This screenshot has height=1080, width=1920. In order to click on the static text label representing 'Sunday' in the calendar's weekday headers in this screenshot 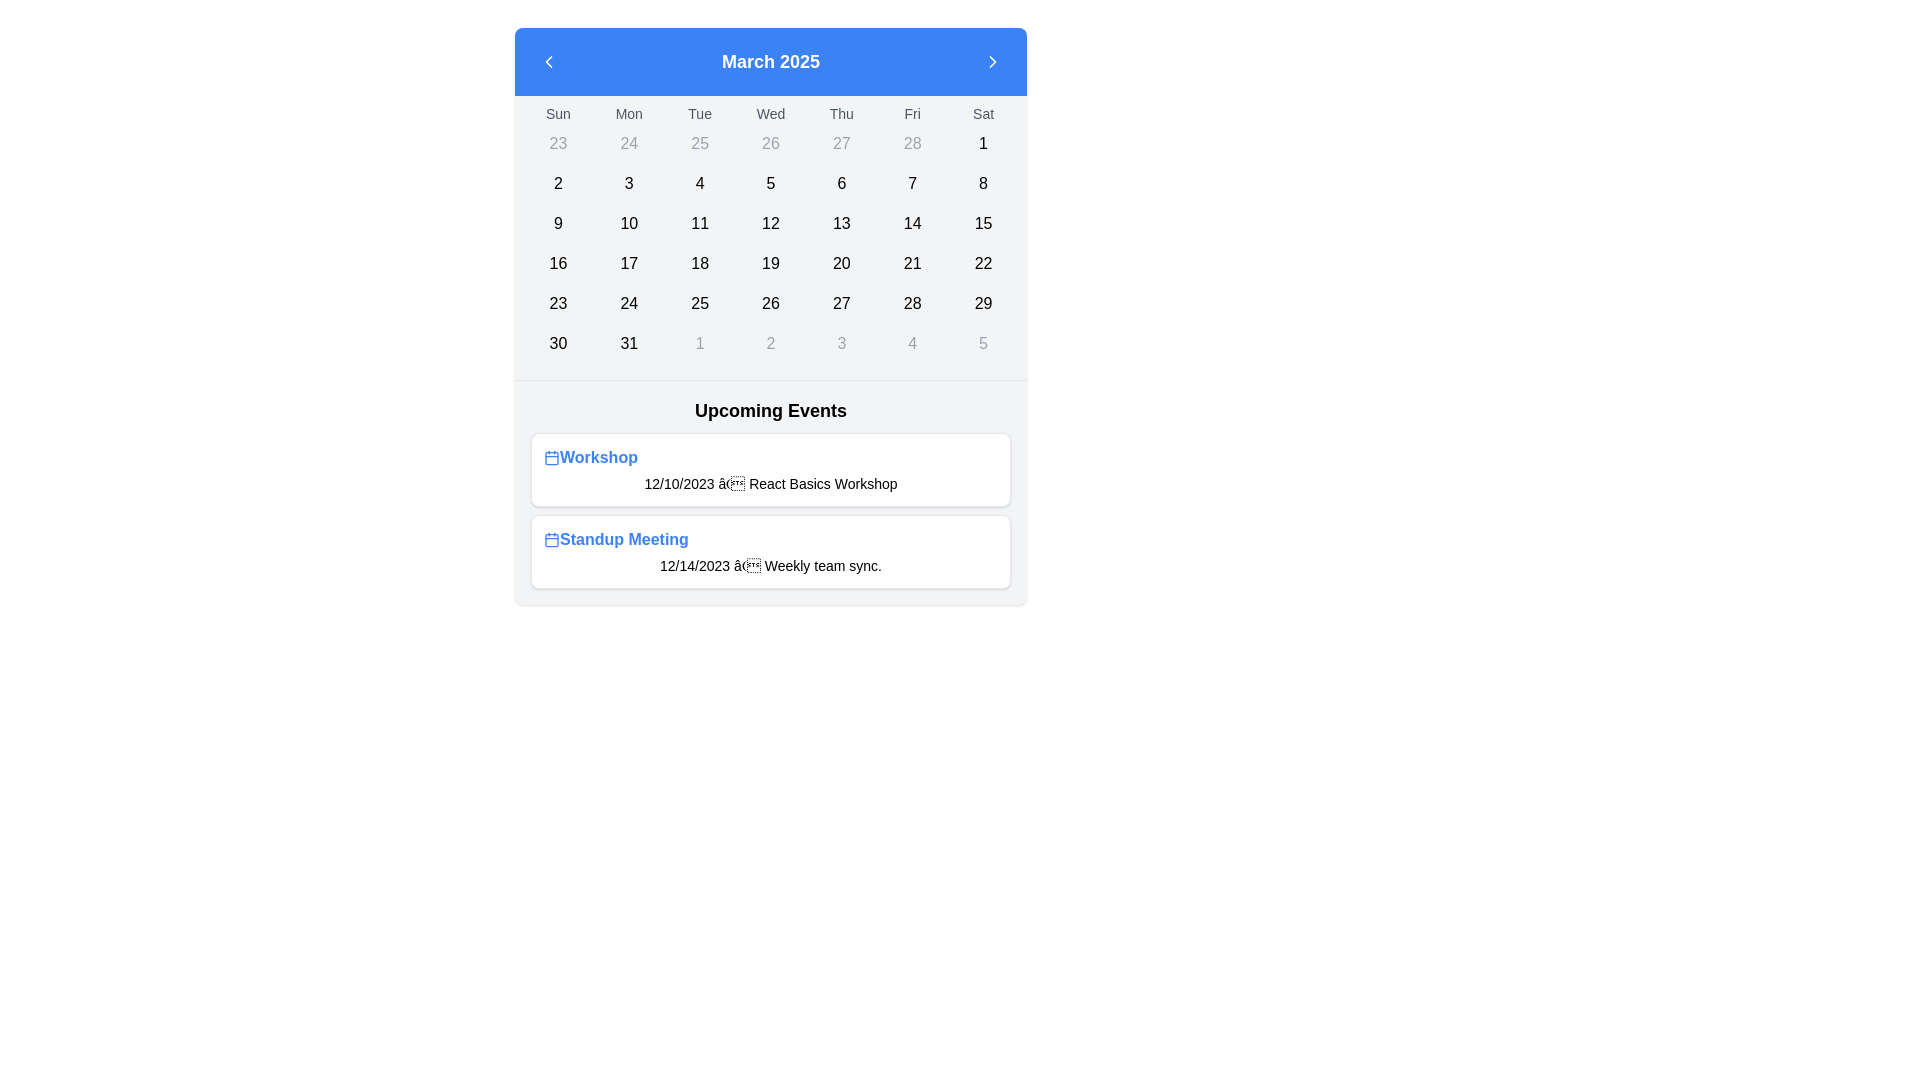, I will do `click(558, 114)`.